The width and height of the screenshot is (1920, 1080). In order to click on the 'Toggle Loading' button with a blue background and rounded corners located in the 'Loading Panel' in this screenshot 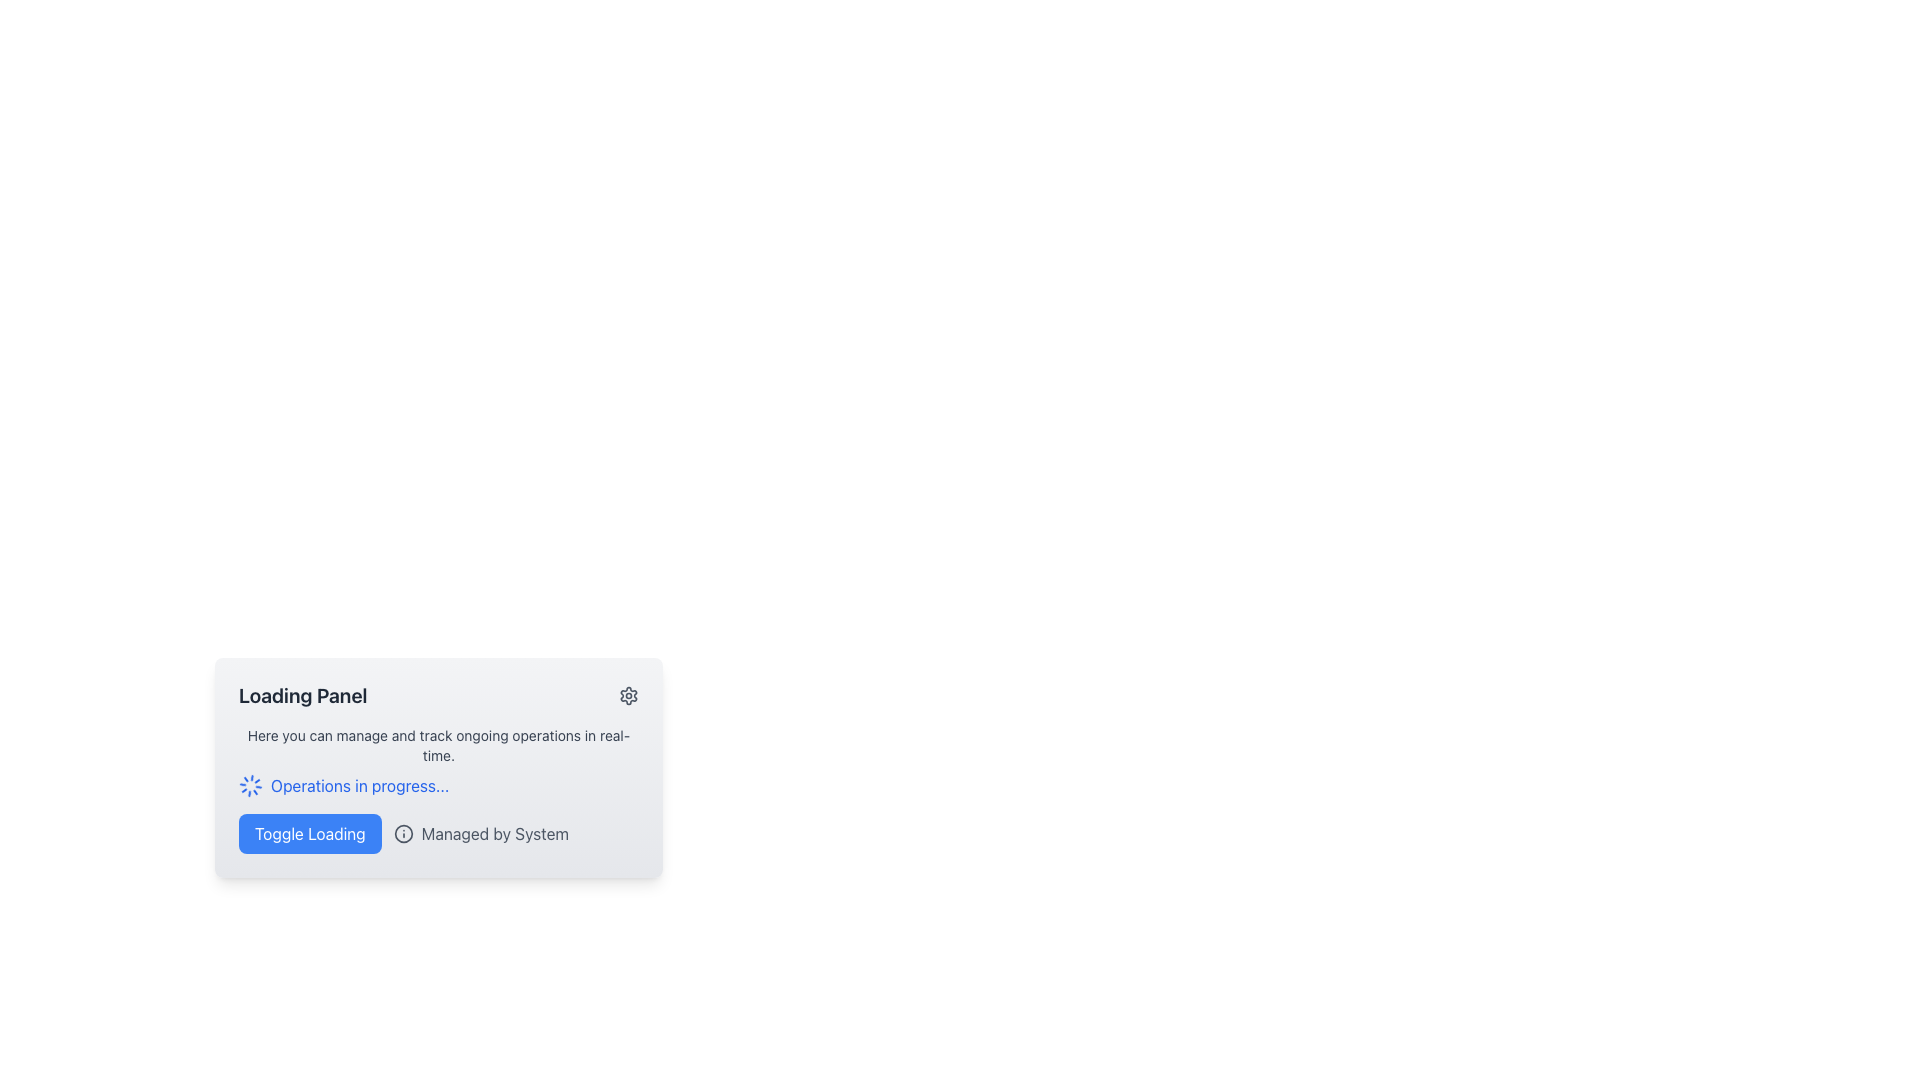, I will do `click(309, 833)`.